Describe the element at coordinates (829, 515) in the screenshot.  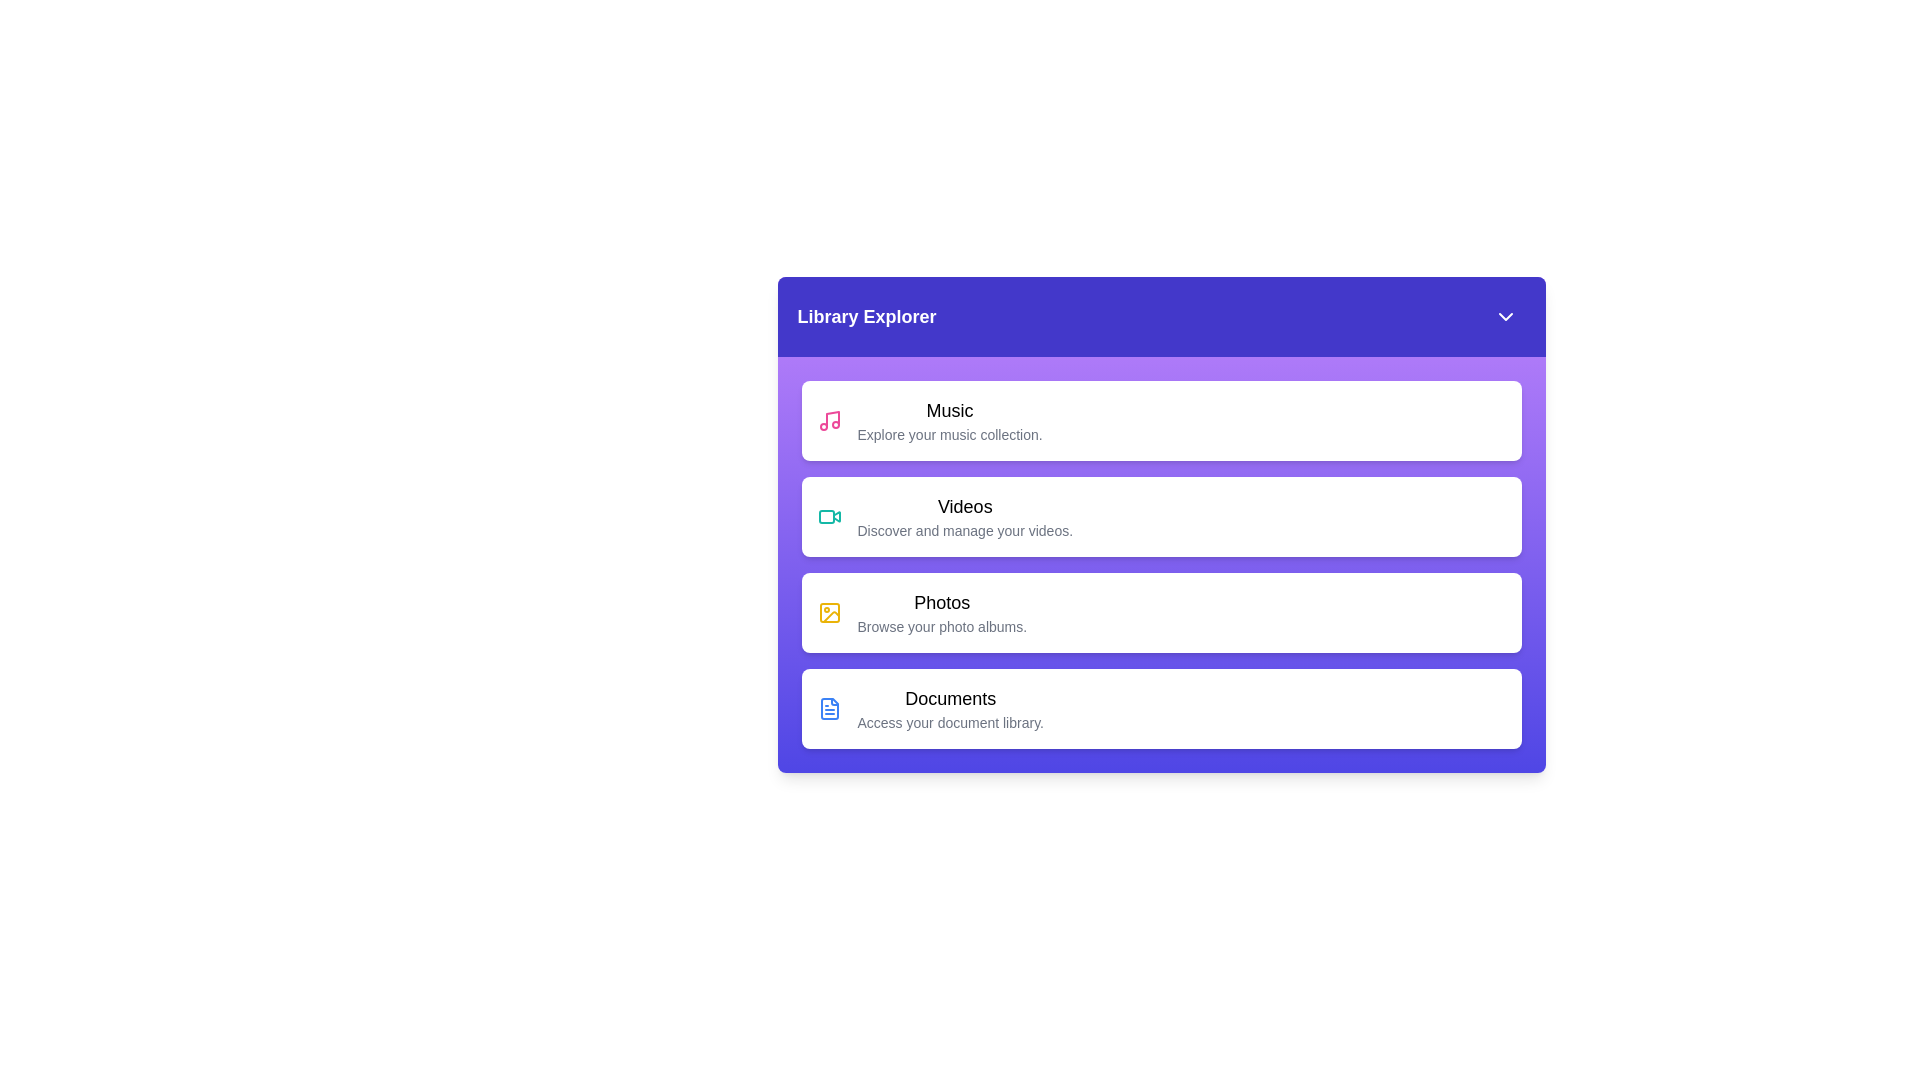
I see `the icon representing the Videos category` at that location.